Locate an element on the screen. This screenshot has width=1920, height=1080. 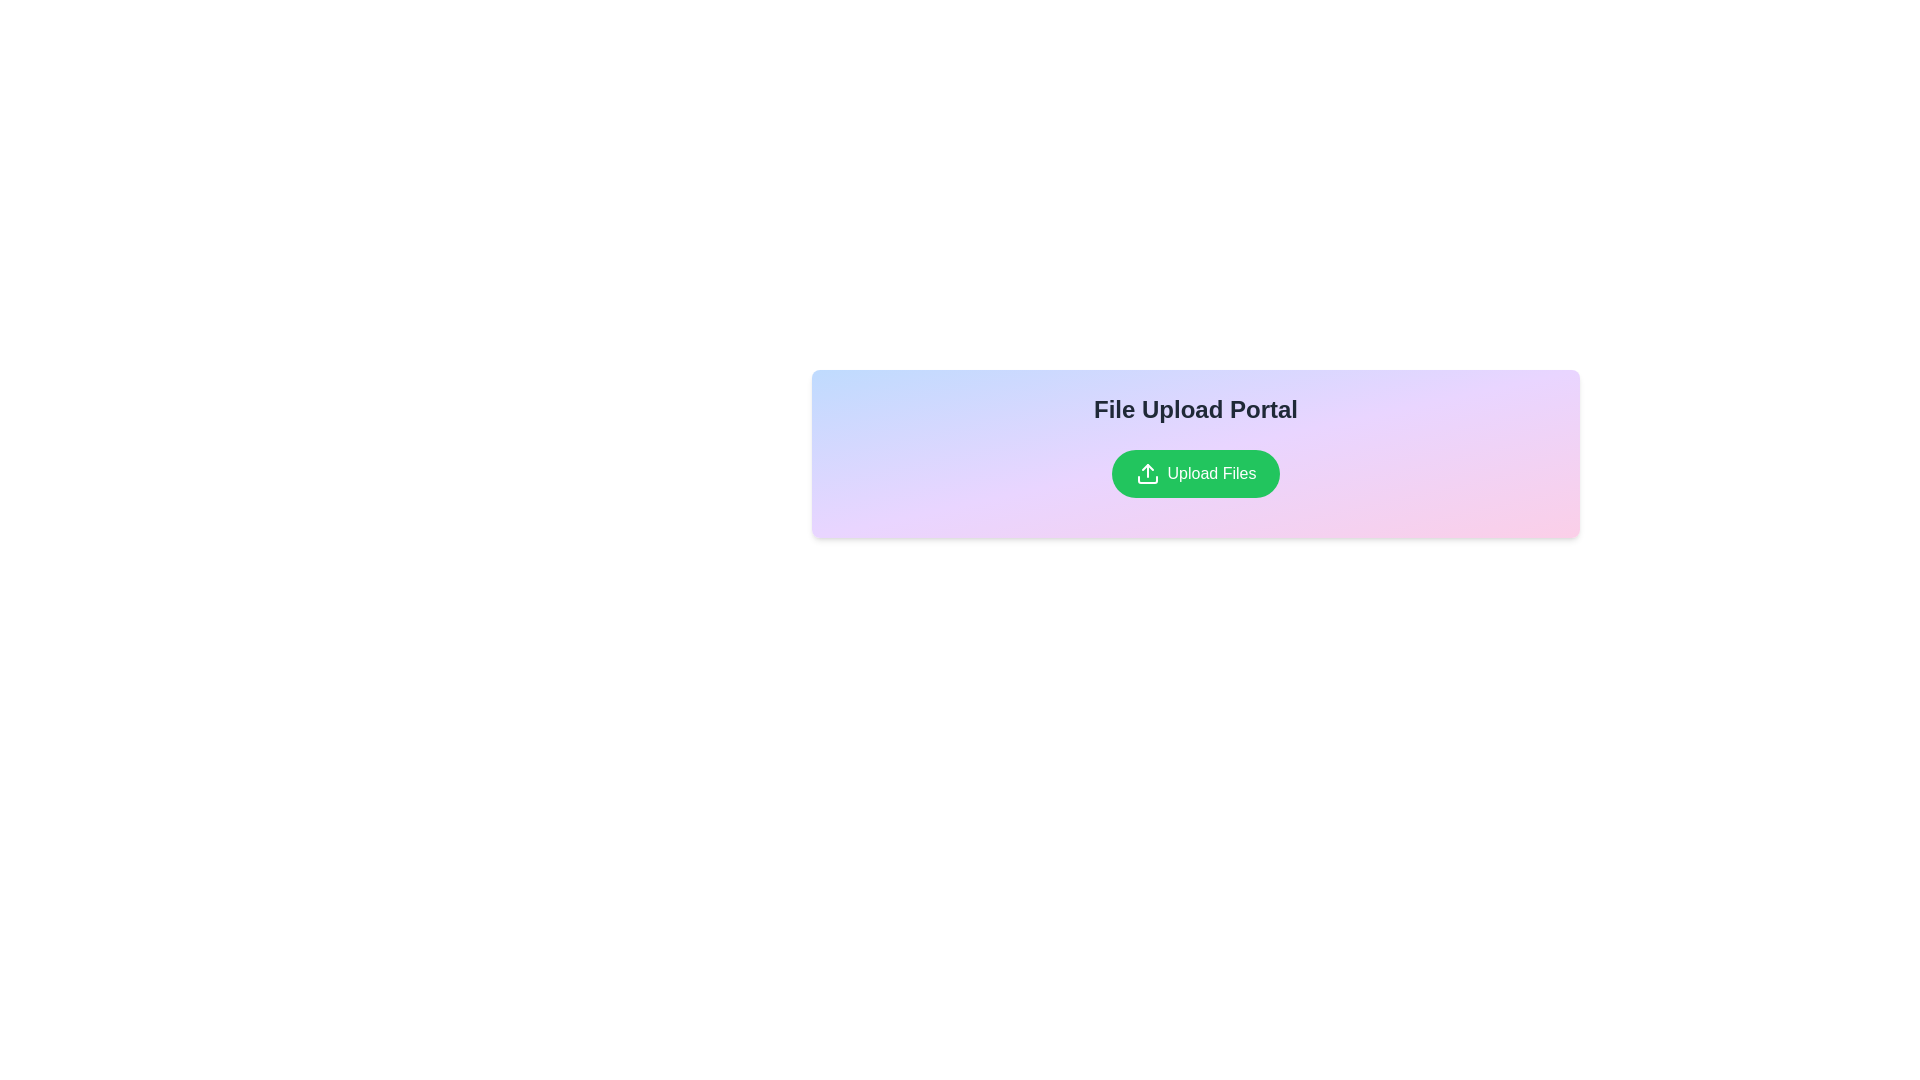
the label text within the 'Upload Files' button is located at coordinates (1210, 474).